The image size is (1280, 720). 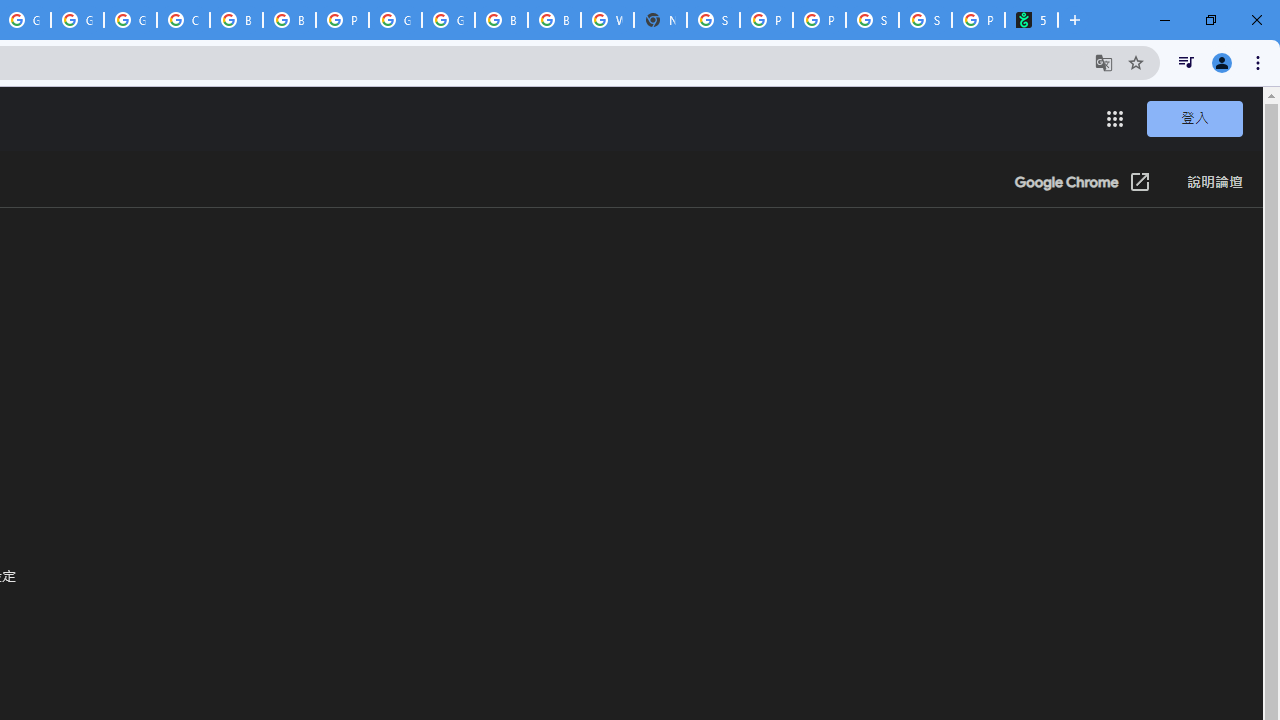 I want to click on 'Google Cloud Platform', so click(x=447, y=20).